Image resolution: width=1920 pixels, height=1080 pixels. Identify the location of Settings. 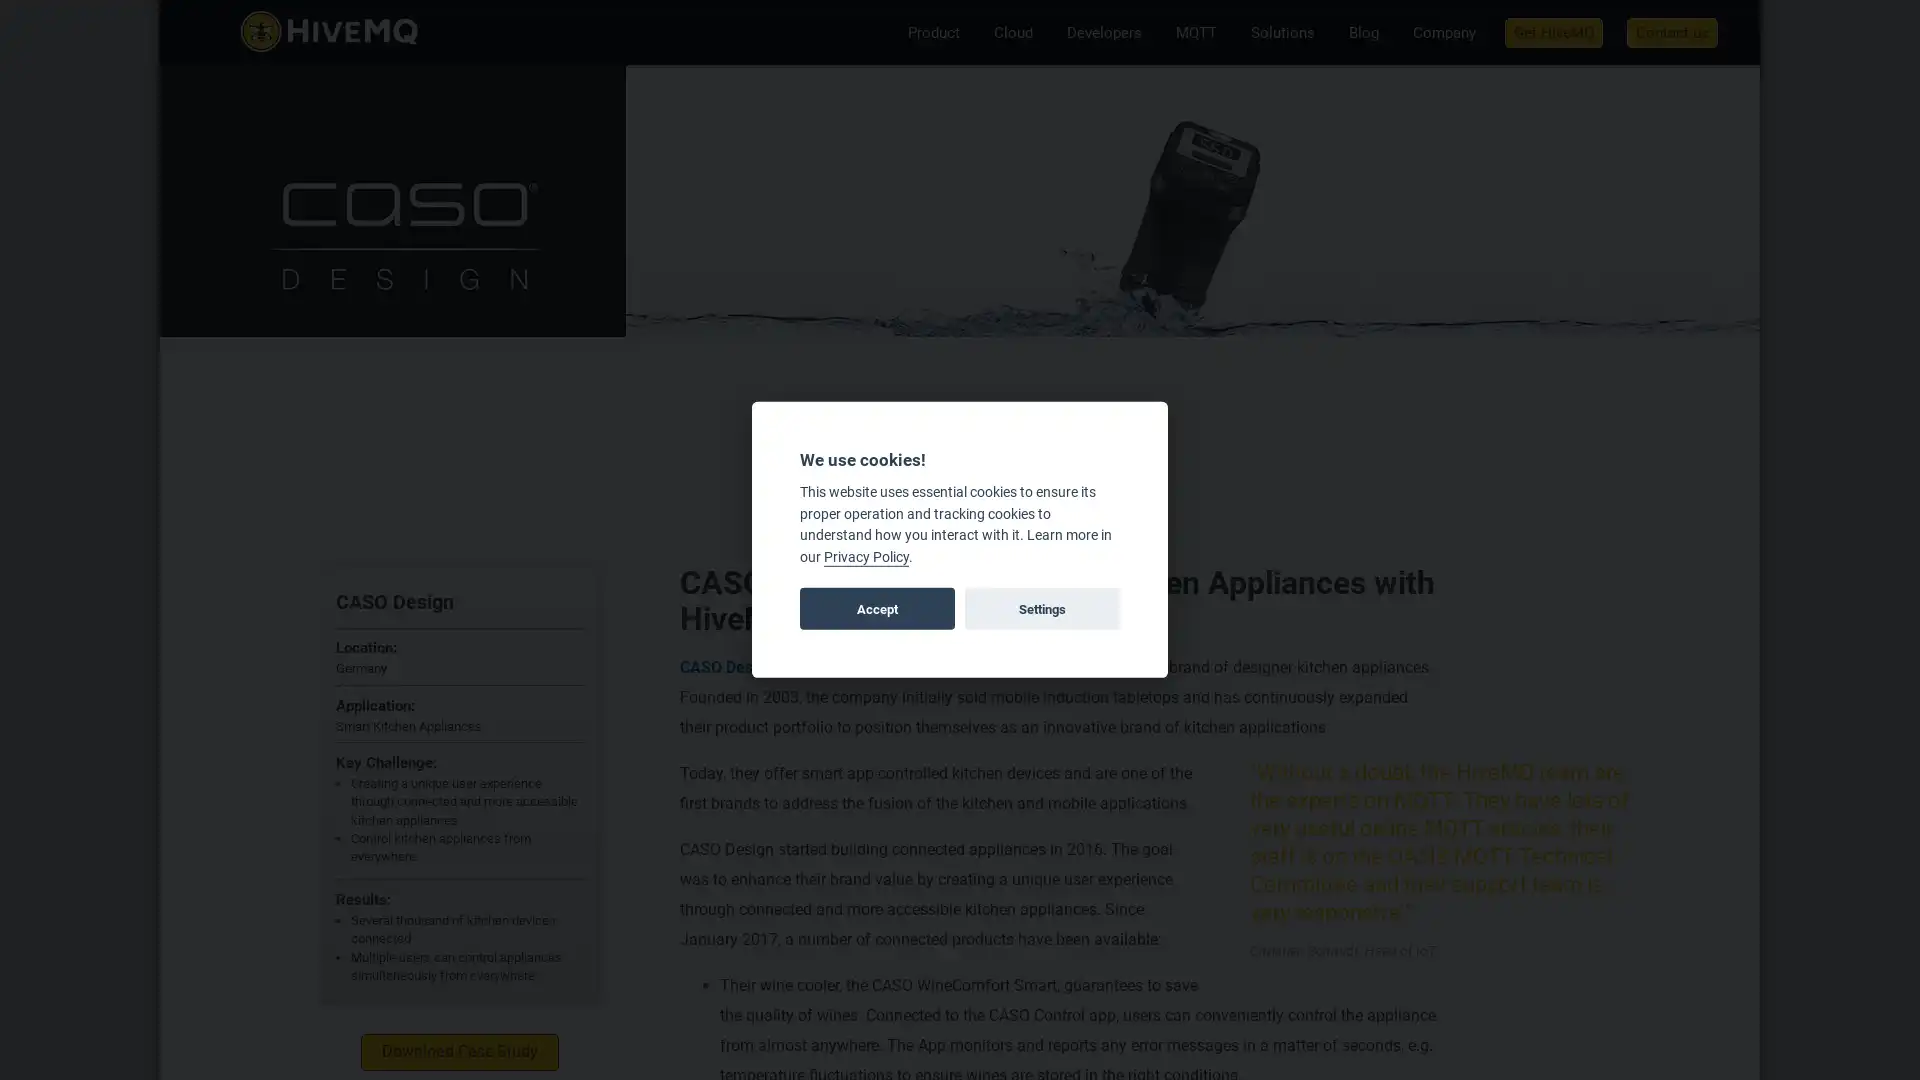
(1040, 608).